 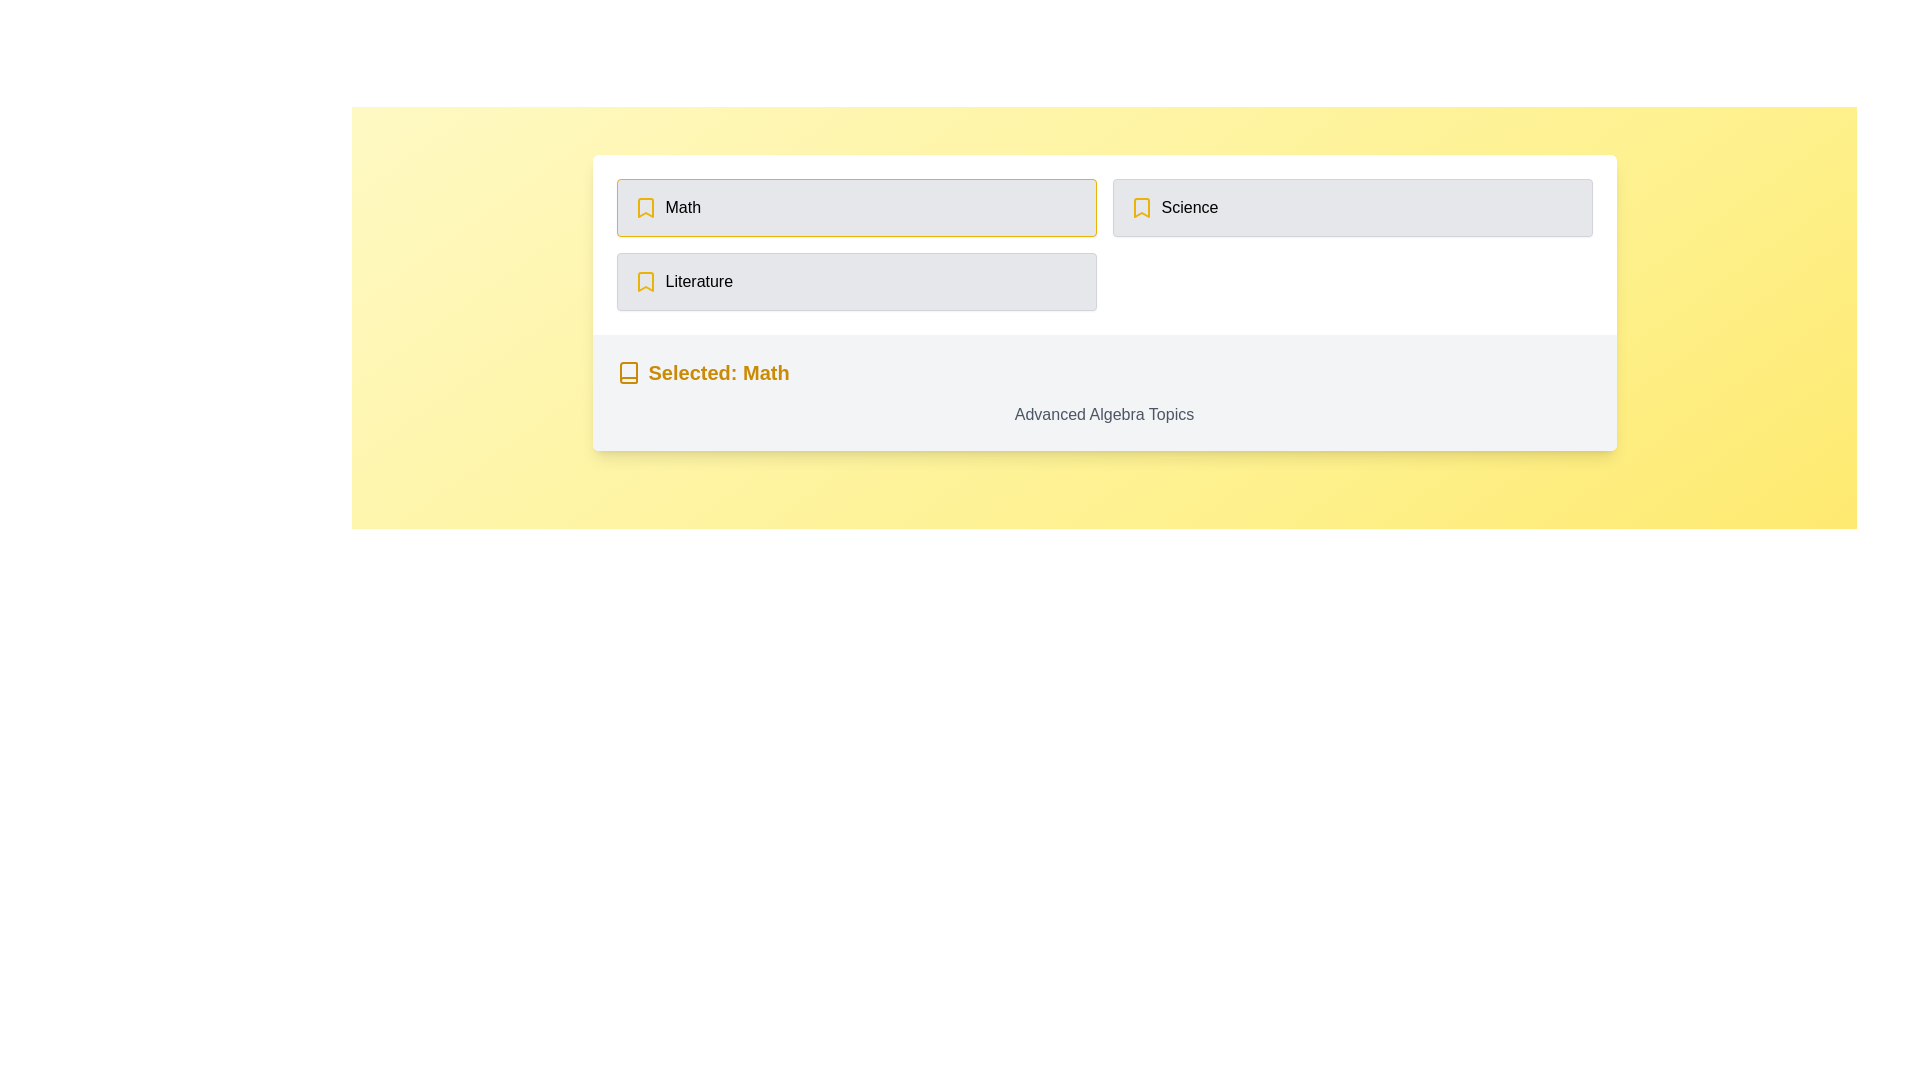 I want to click on the Math category menu item, so click(x=856, y=208).